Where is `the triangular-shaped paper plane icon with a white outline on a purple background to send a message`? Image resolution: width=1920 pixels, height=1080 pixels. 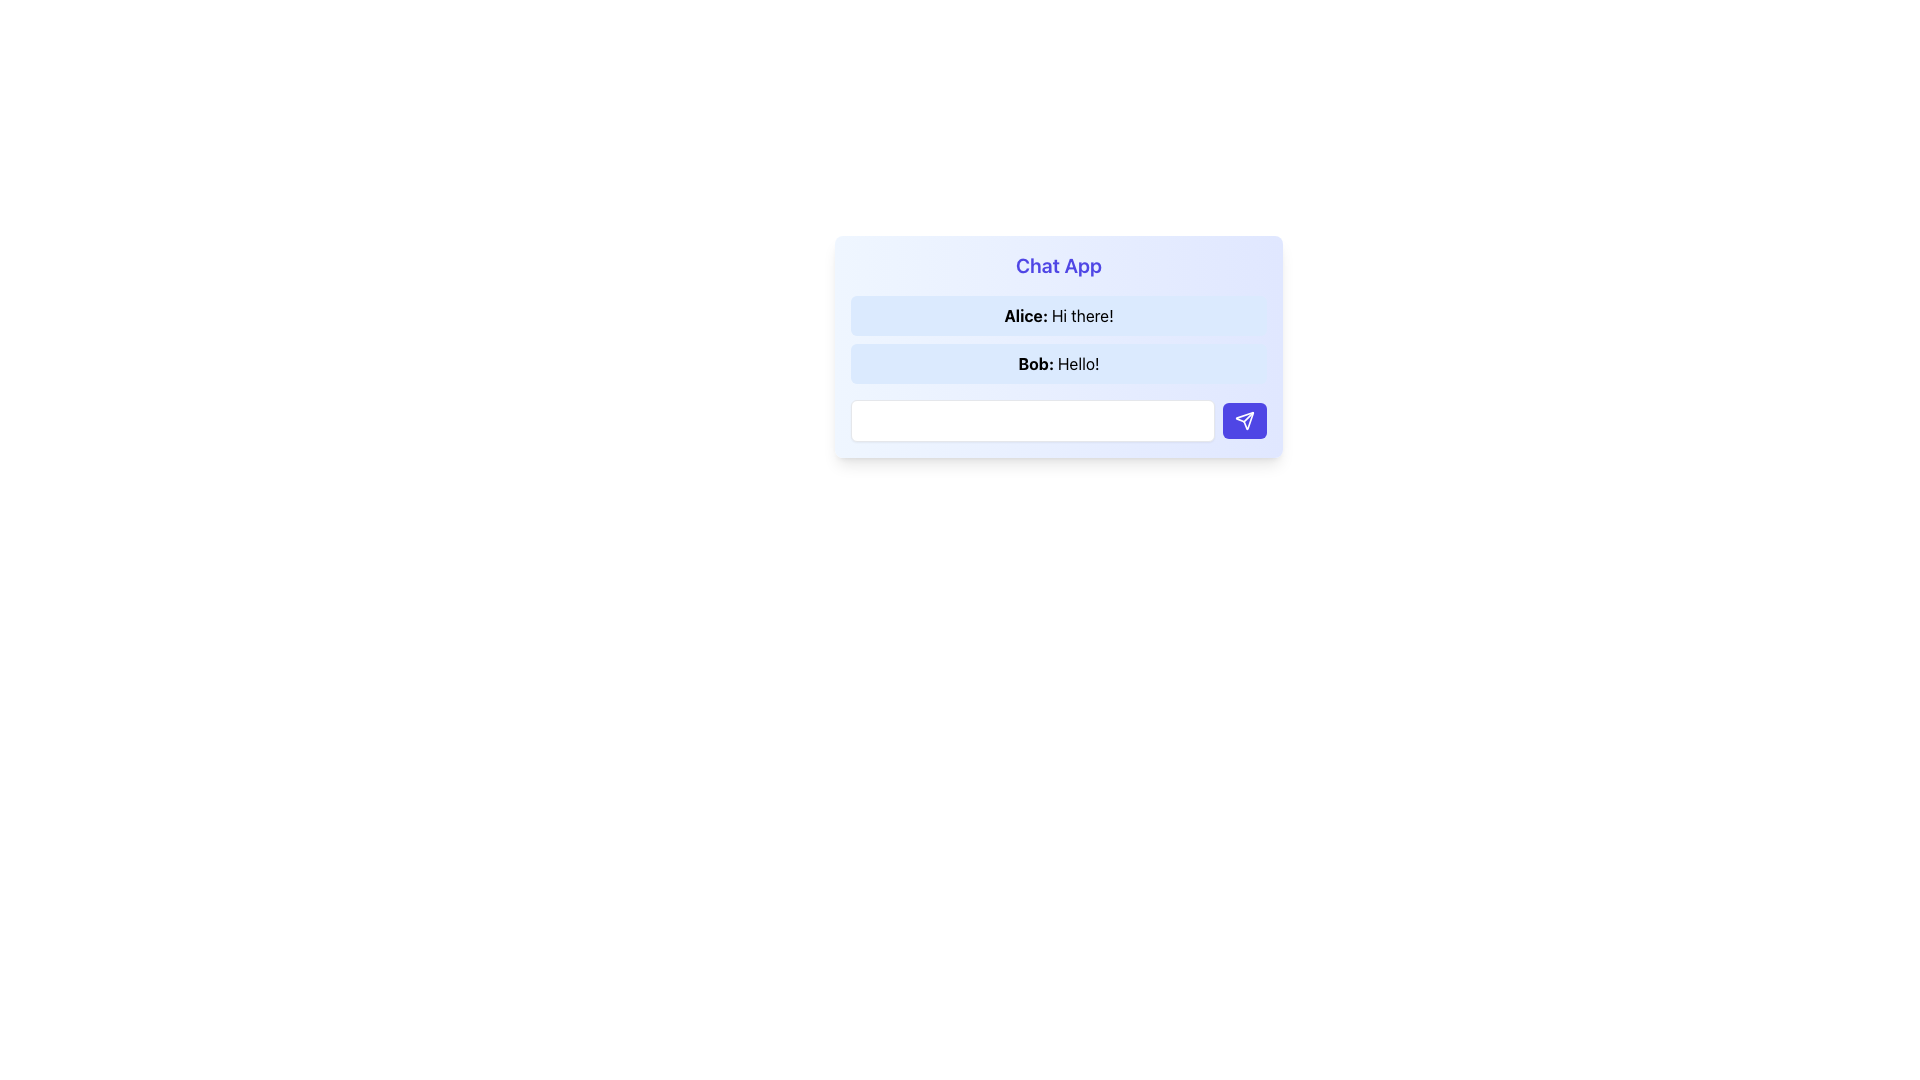
the triangular-shaped paper plane icon with a white outline on a purple background to send a message is located at coordinates (1243, 419).